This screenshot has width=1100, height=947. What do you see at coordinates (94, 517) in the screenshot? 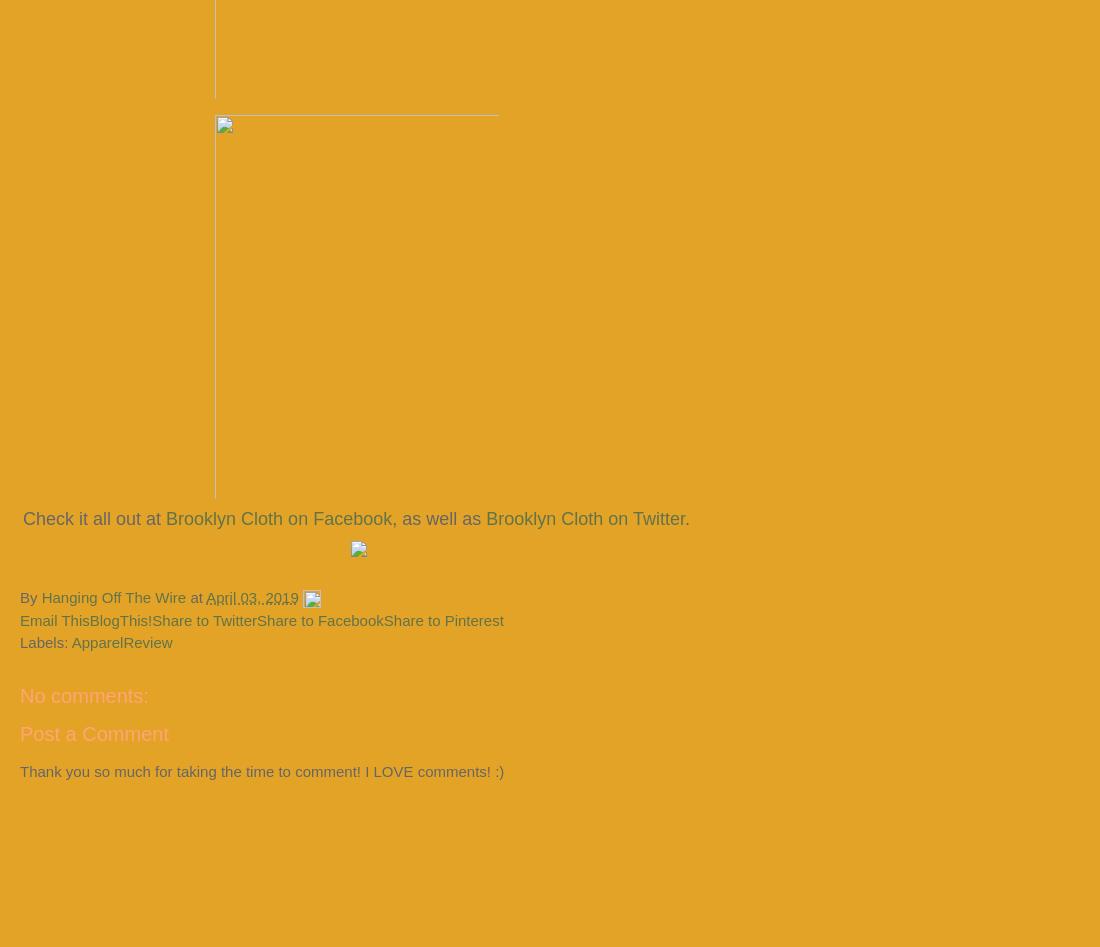
I see `'Check it all out at'` at bounding box center [94, 517].